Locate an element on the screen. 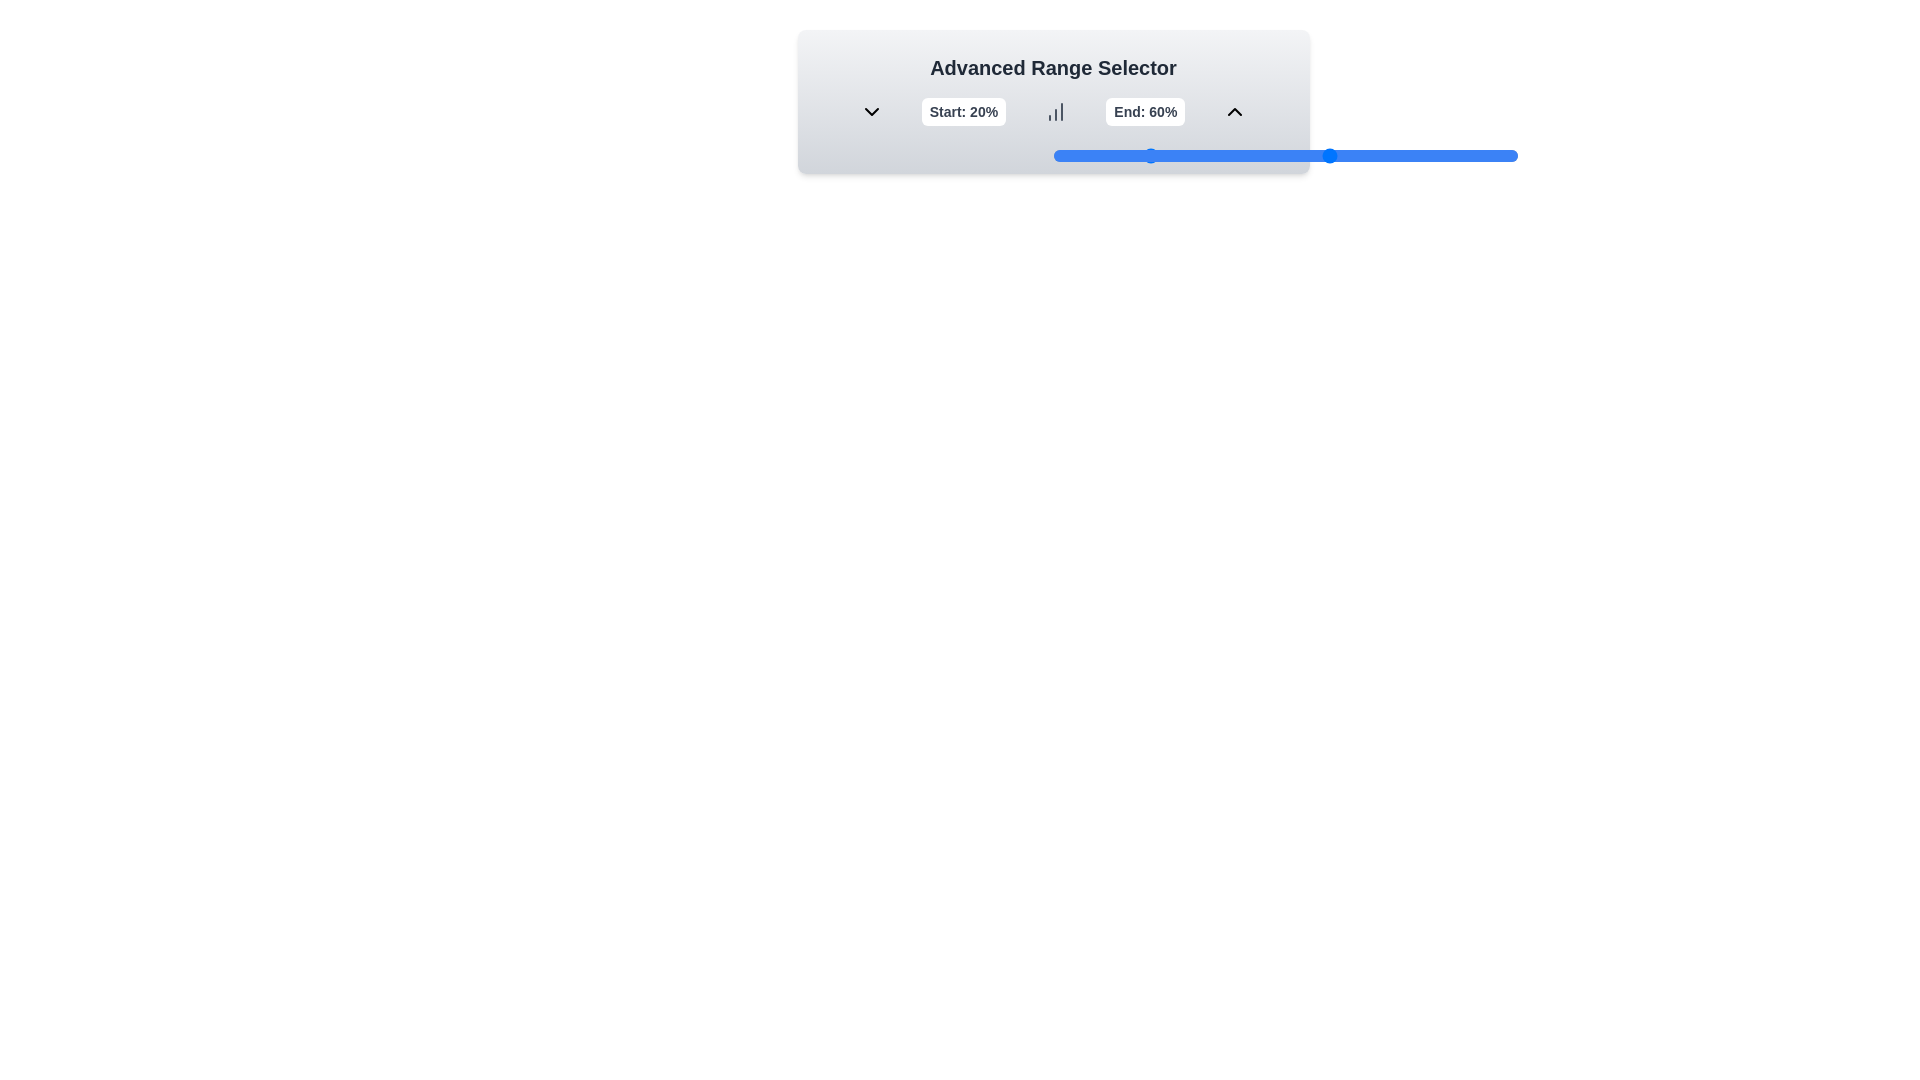  the end range slider to 71% is located at coordinates (1381, 154).